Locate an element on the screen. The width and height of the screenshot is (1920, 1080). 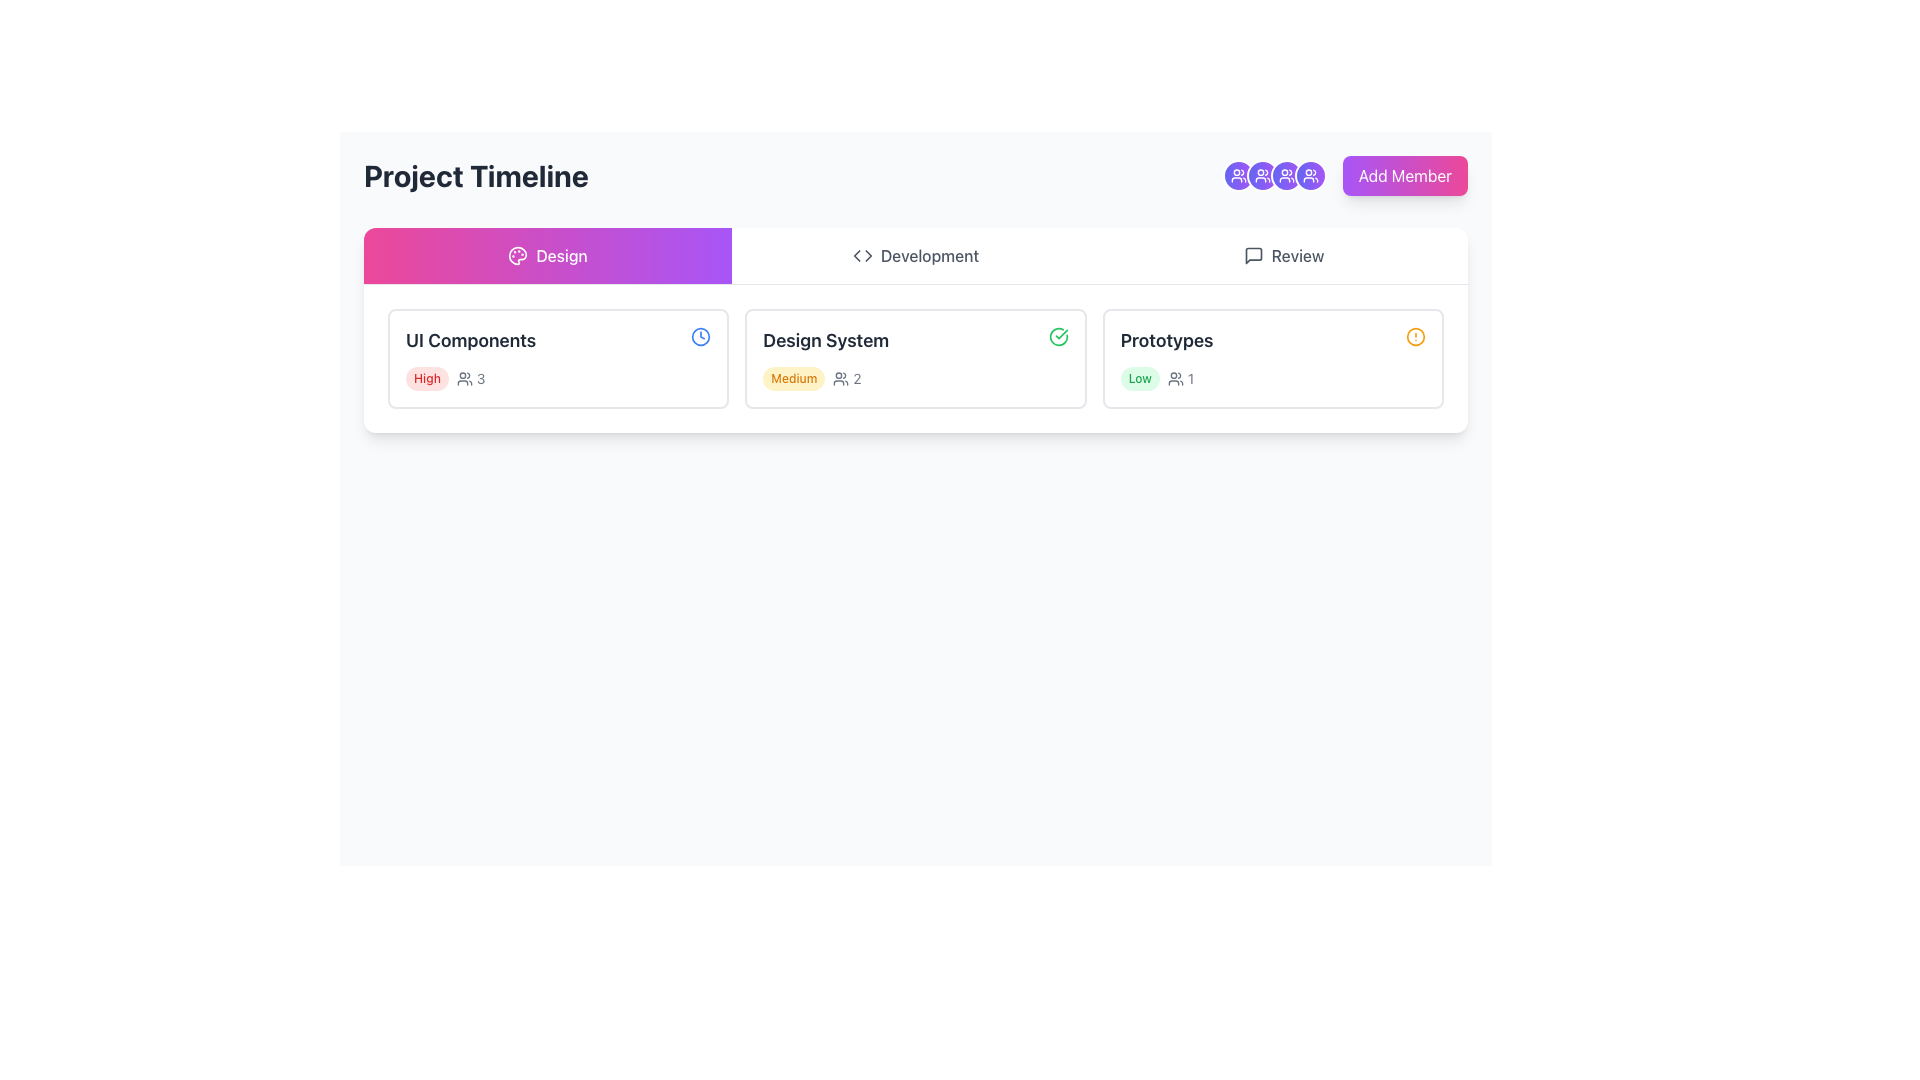
the inner circular part of the yellow alert icon adjacent to the 'Prototypes' section in the rightmost card of the Design stage view is located at coordinates (1415, 335).